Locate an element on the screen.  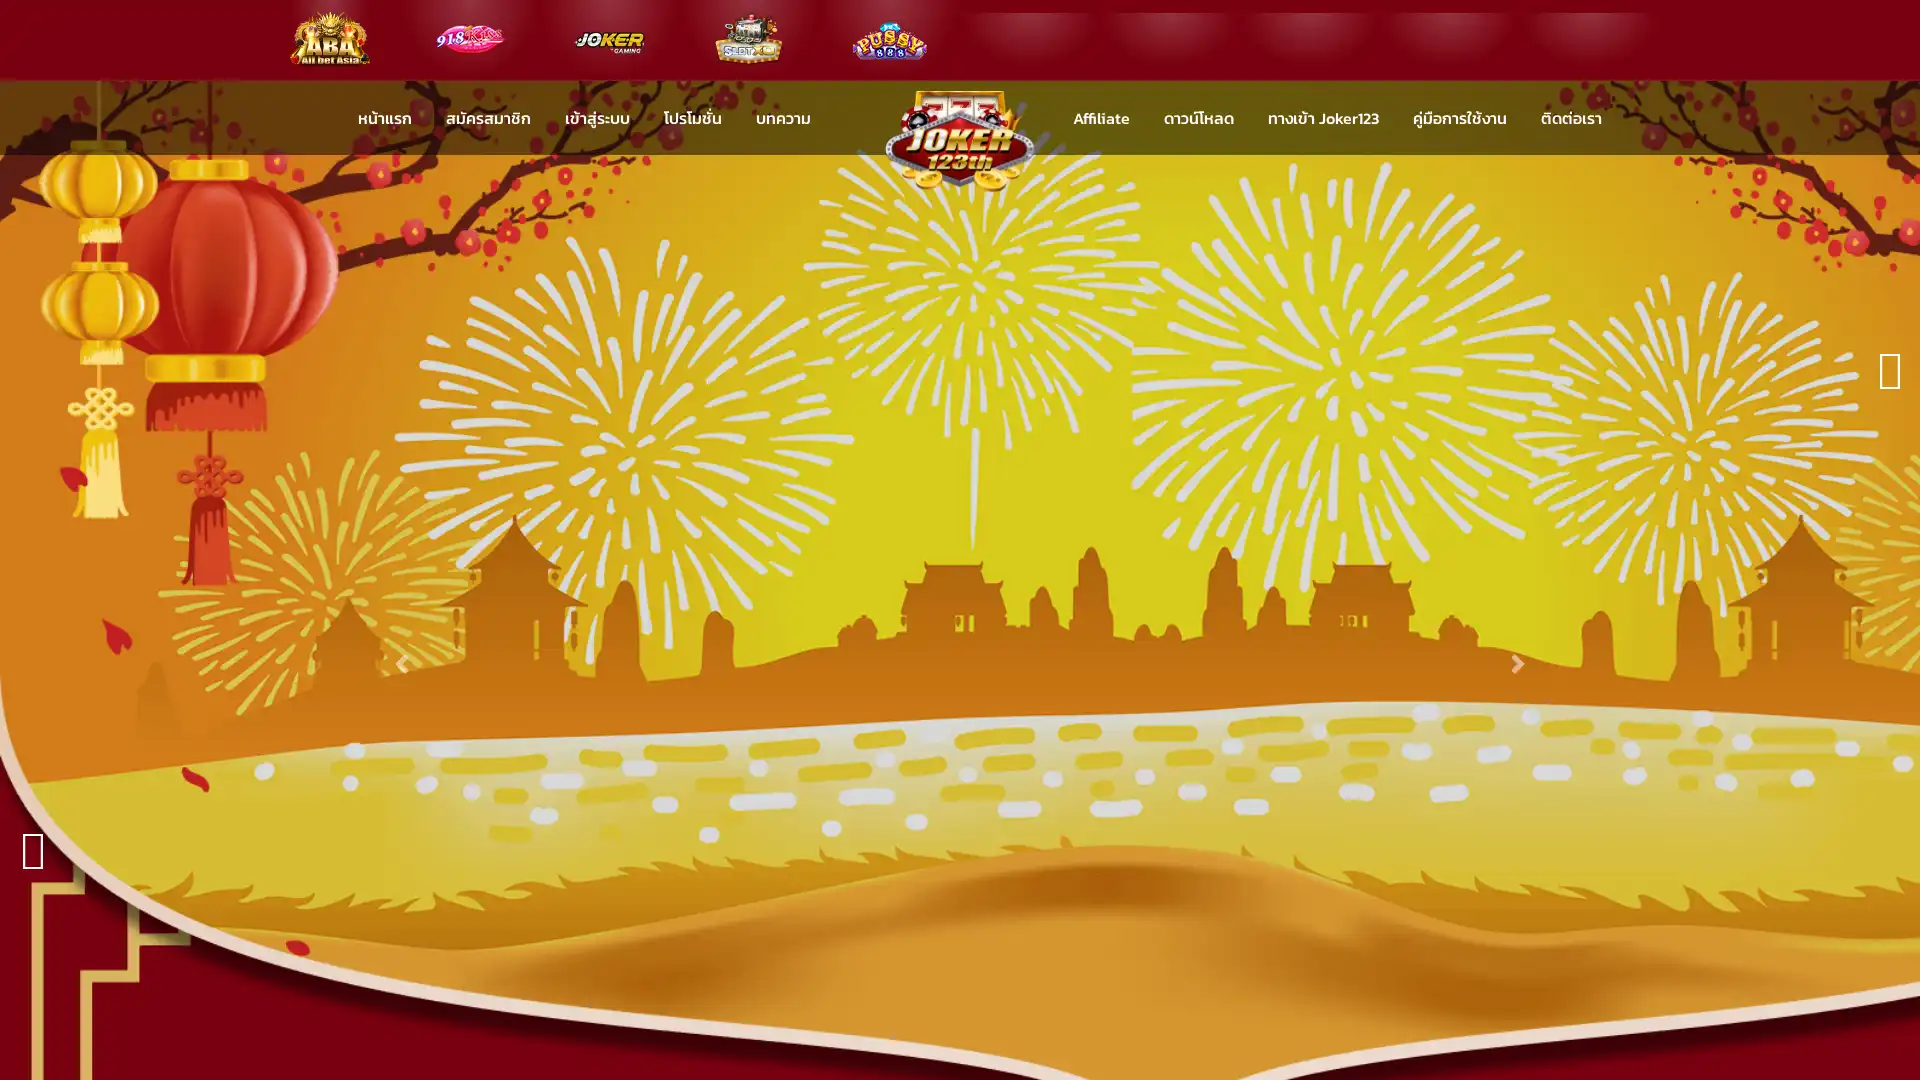
Previous is located at coordinates (400, 554).